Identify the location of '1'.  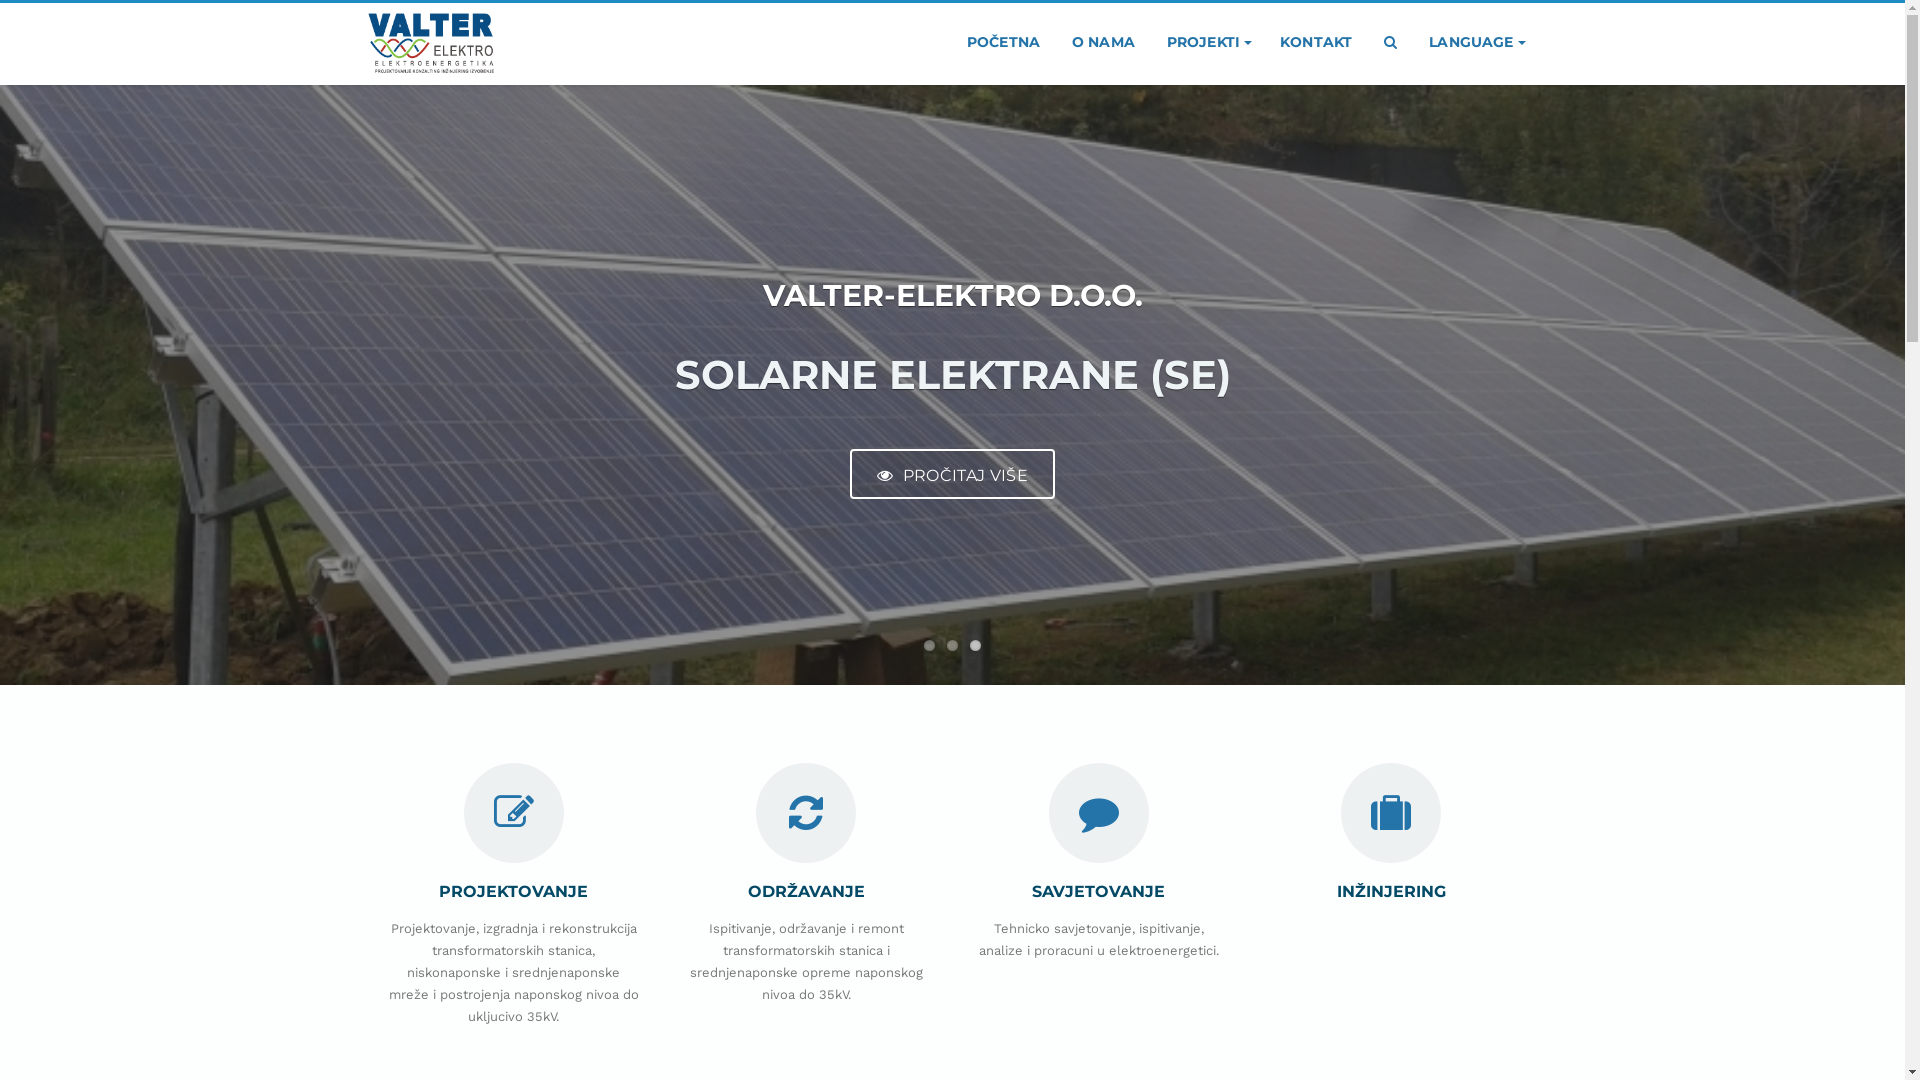
(928, 645).